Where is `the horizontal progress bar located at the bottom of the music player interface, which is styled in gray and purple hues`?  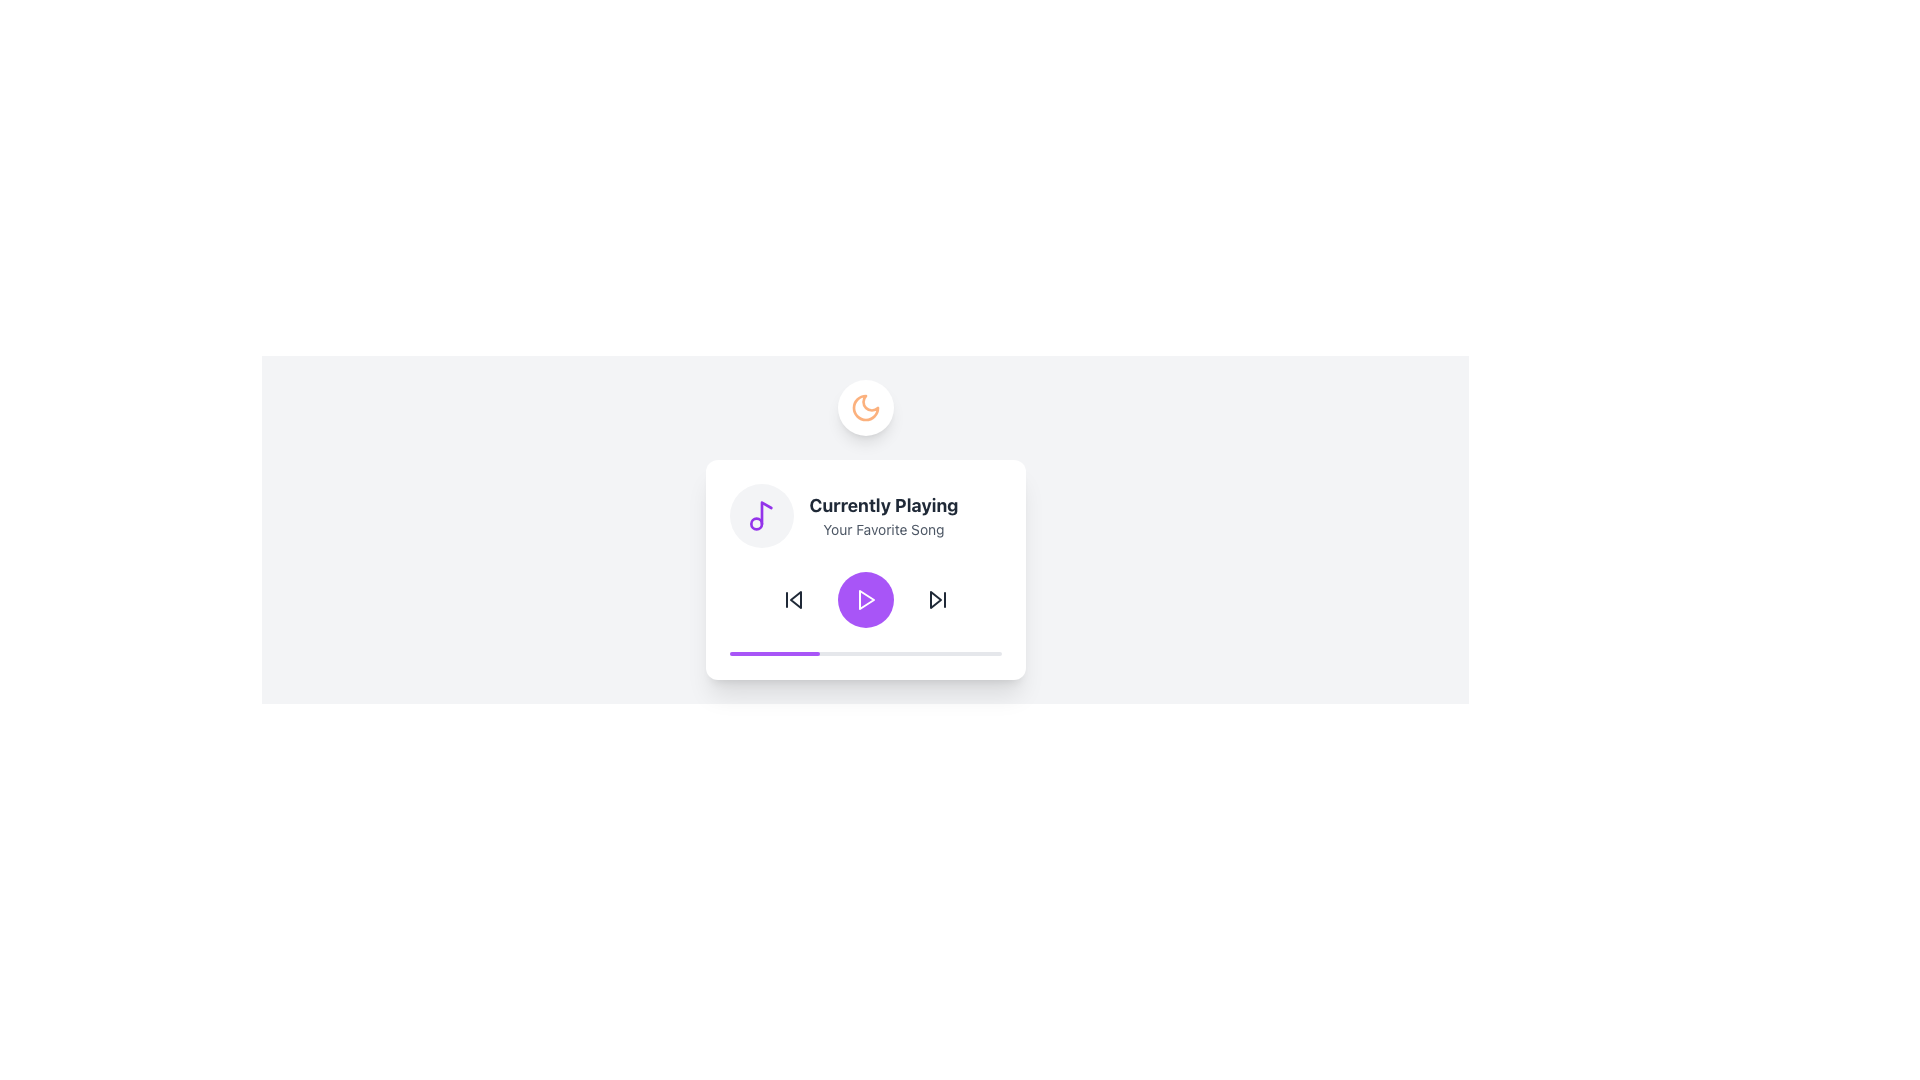
the horizontal progress bar located at the bottom of the music player interface, which is styled in gray and purple hues is located at coordinates (865, 654).